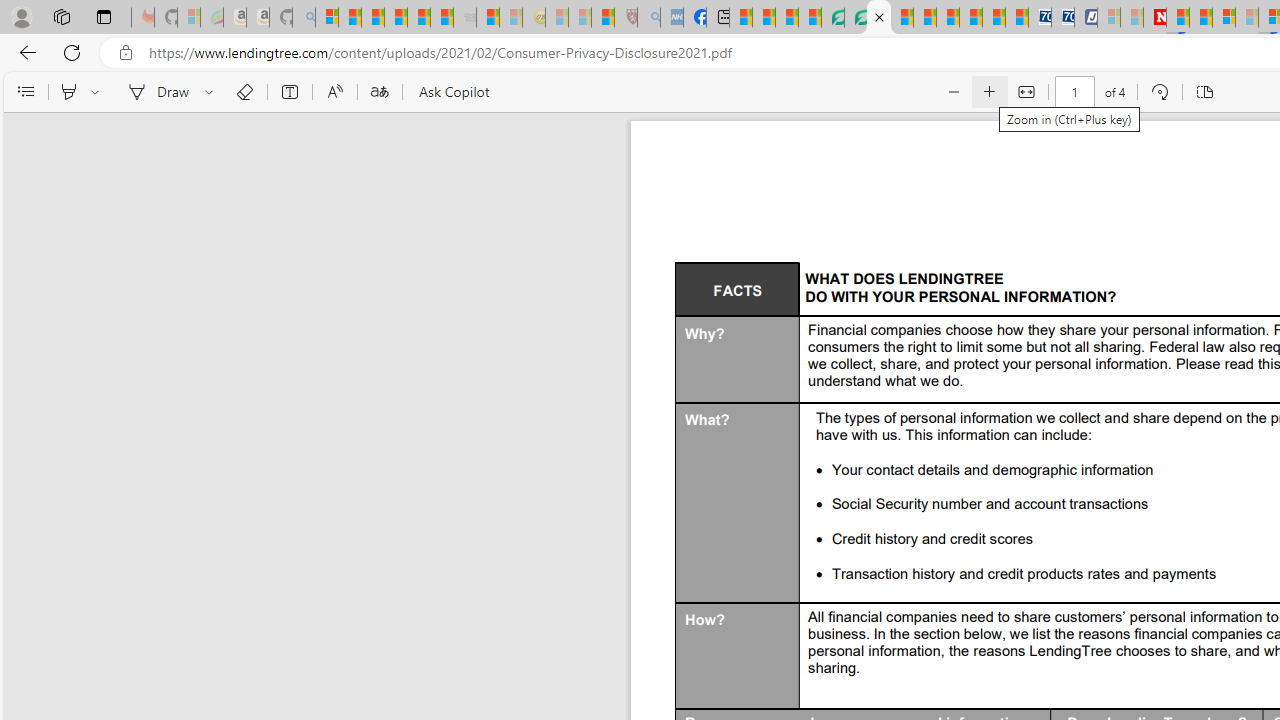  Describe the element at coordinates (212, 92) in the screenshot. I see `'Select ink properties'` at that location.